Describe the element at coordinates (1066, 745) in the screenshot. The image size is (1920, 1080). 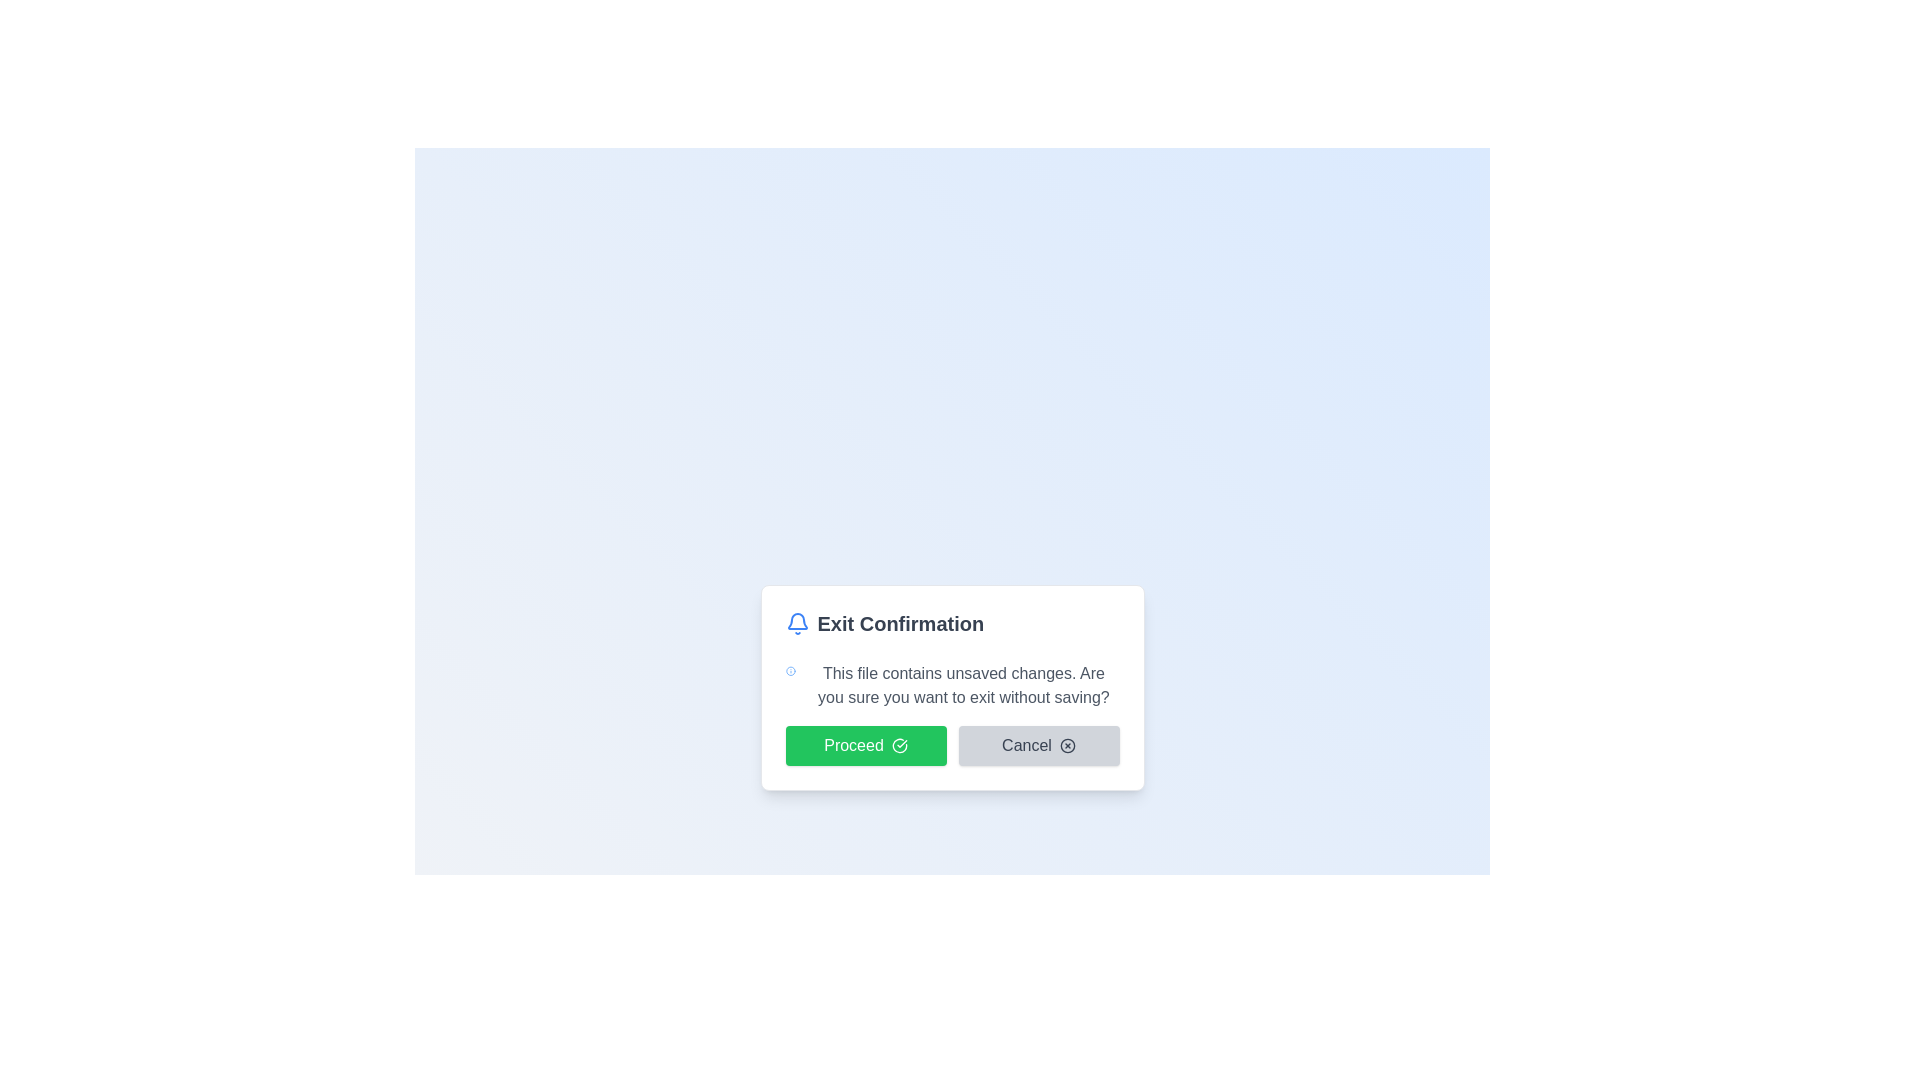
I see `the SVG circle element that is part of the cancel icon adjacent to the 'Cancel' button in the modal dialog interface` at that location.